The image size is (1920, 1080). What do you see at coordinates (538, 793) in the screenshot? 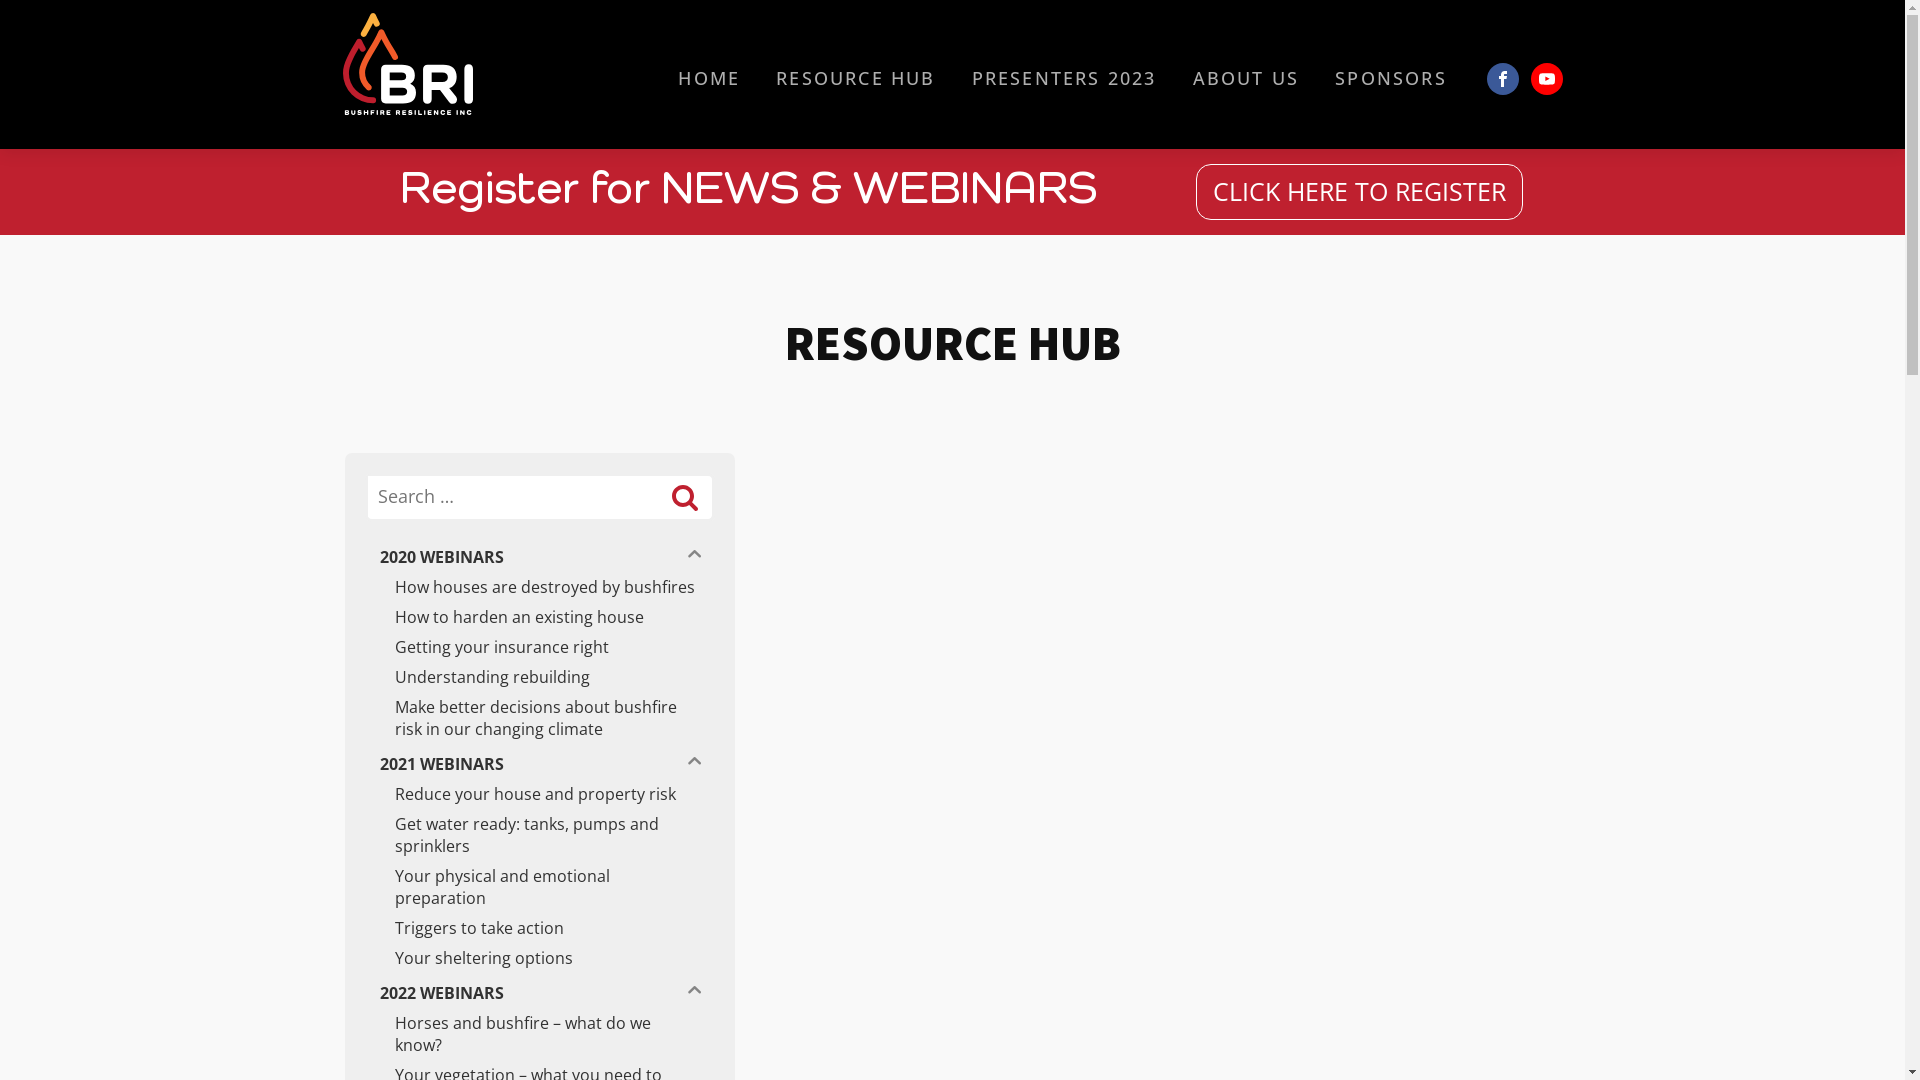
I see `'Reduce your house and property risk'` at bounding box center [538, 793].